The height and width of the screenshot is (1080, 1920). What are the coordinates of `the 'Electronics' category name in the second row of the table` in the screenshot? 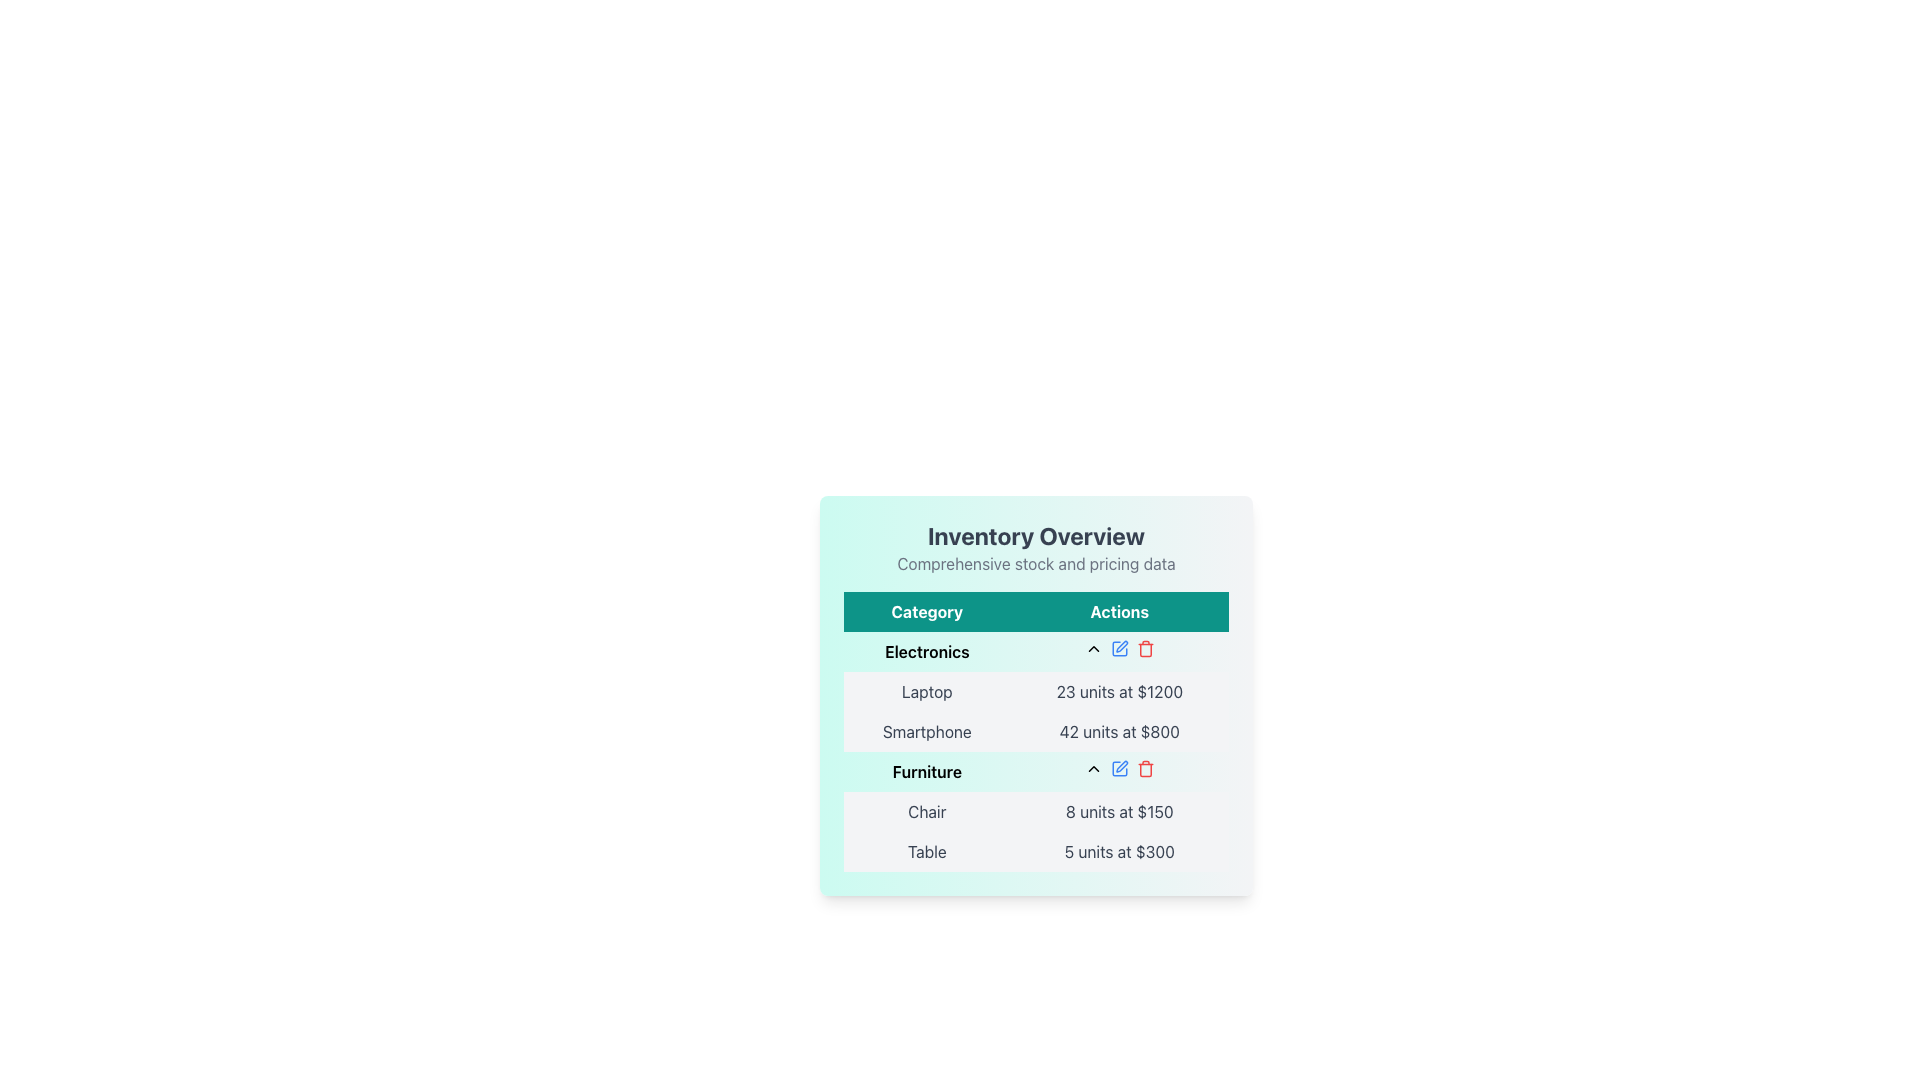 It's located at (1036, 651).